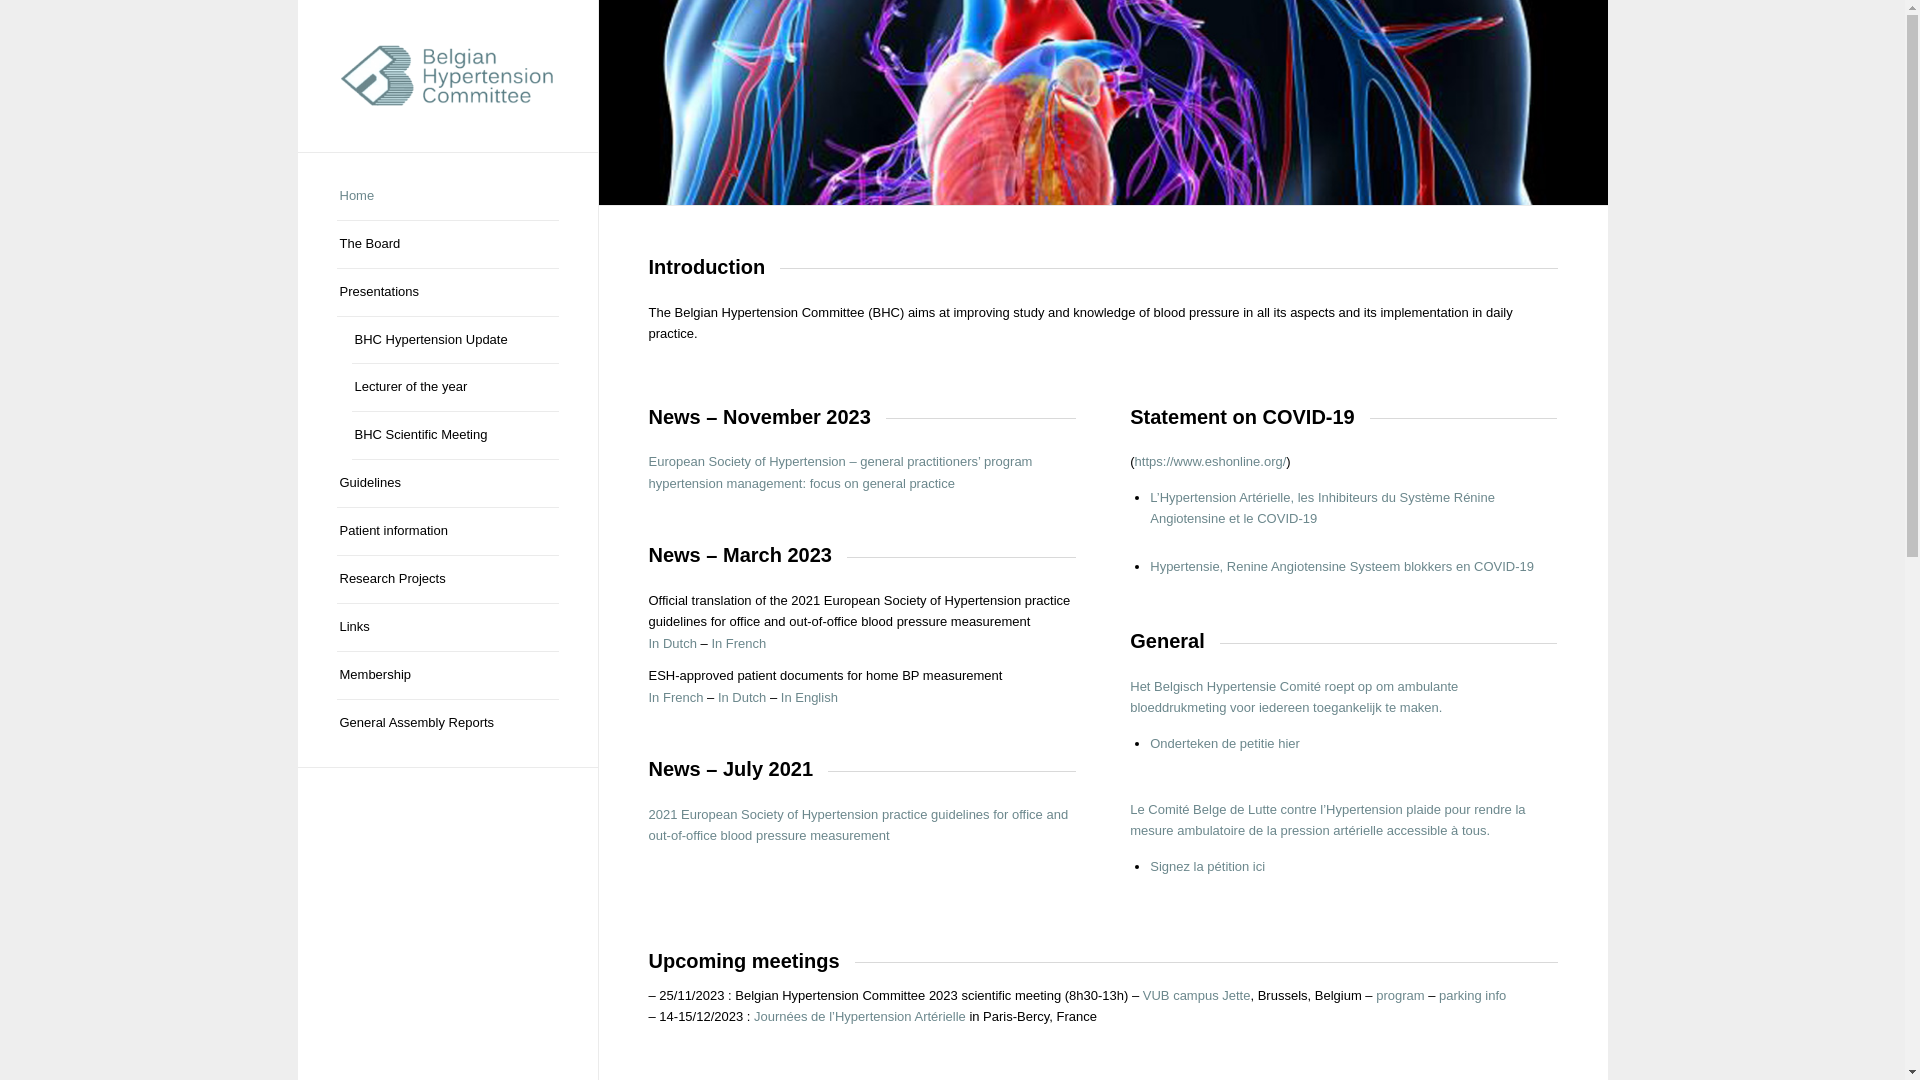 This screenshot has width=1920, height=1080. What do you see at coordinates (780, 696) in the screenshot?
I see `'In English'` at bounding box center [780, 696].